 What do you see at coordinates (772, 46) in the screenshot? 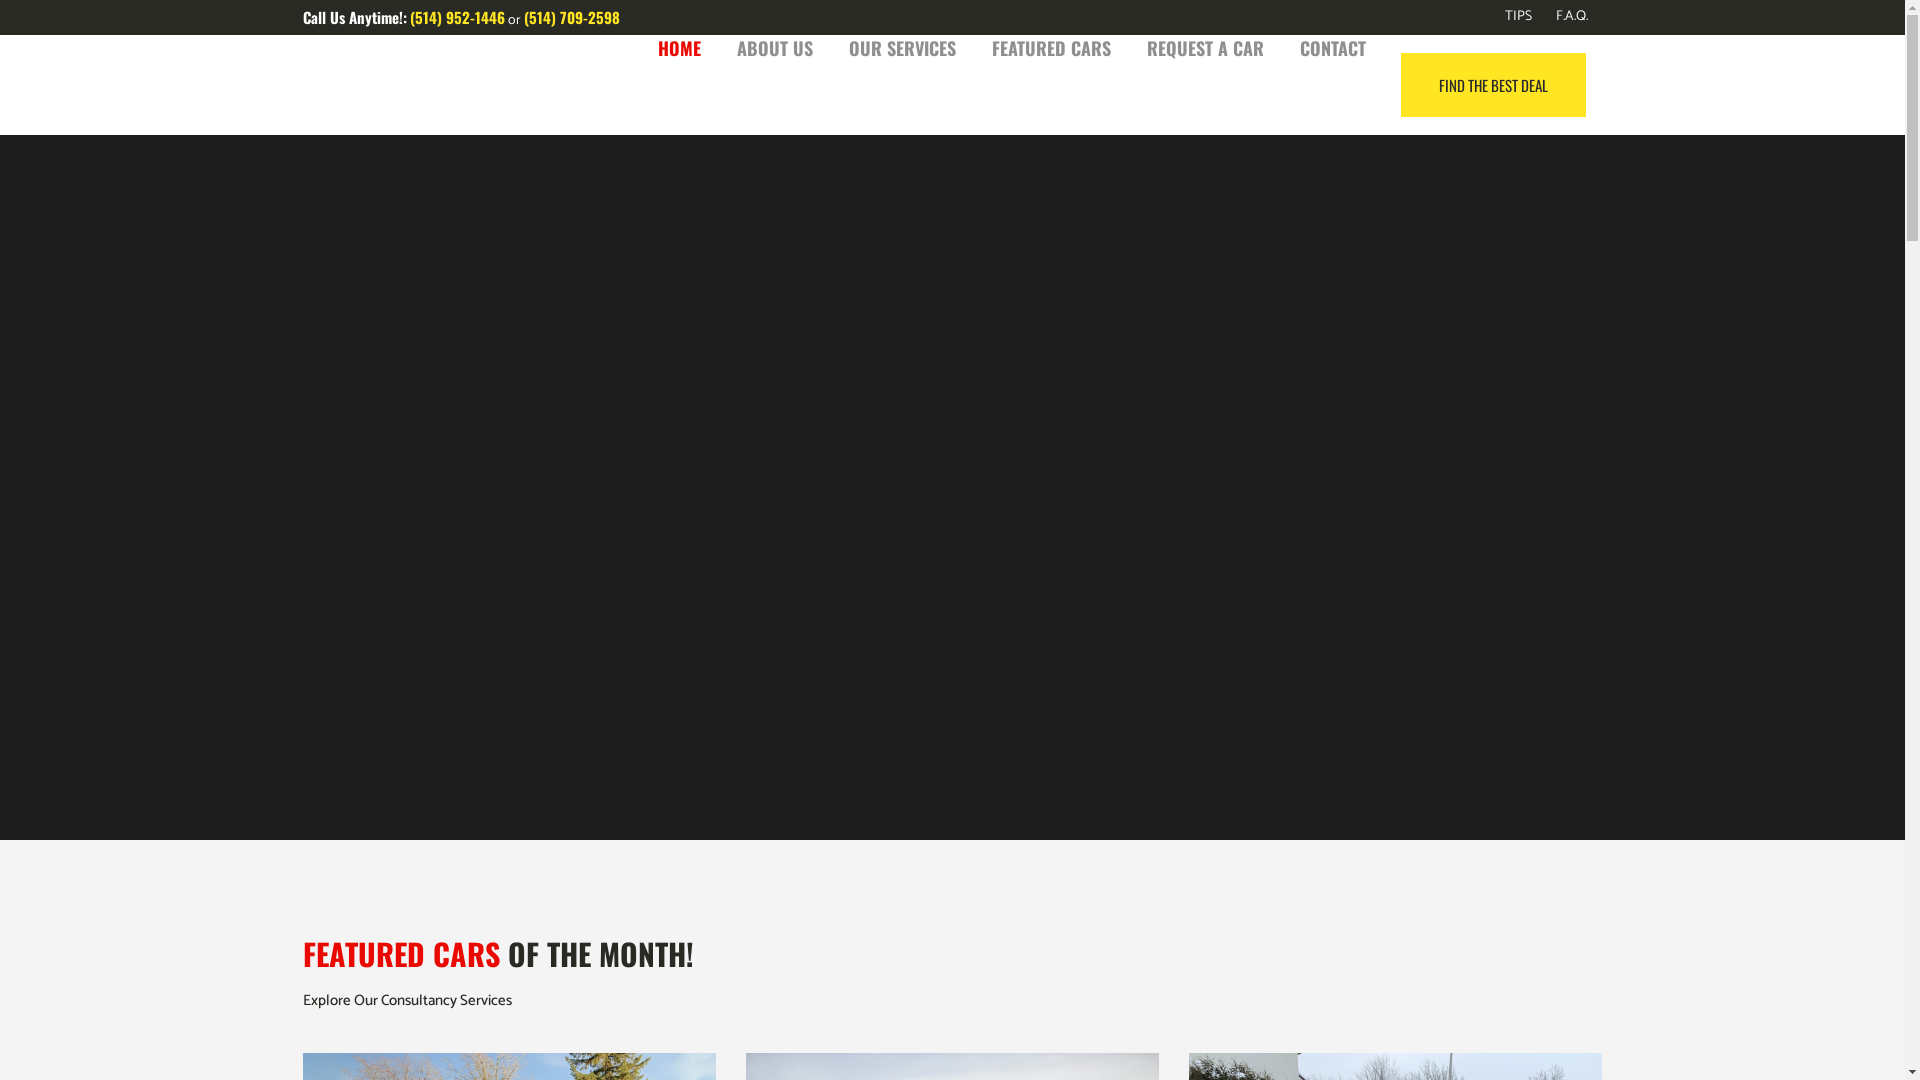
I see `'ABOUT US'` at bounding box center [772, 46].